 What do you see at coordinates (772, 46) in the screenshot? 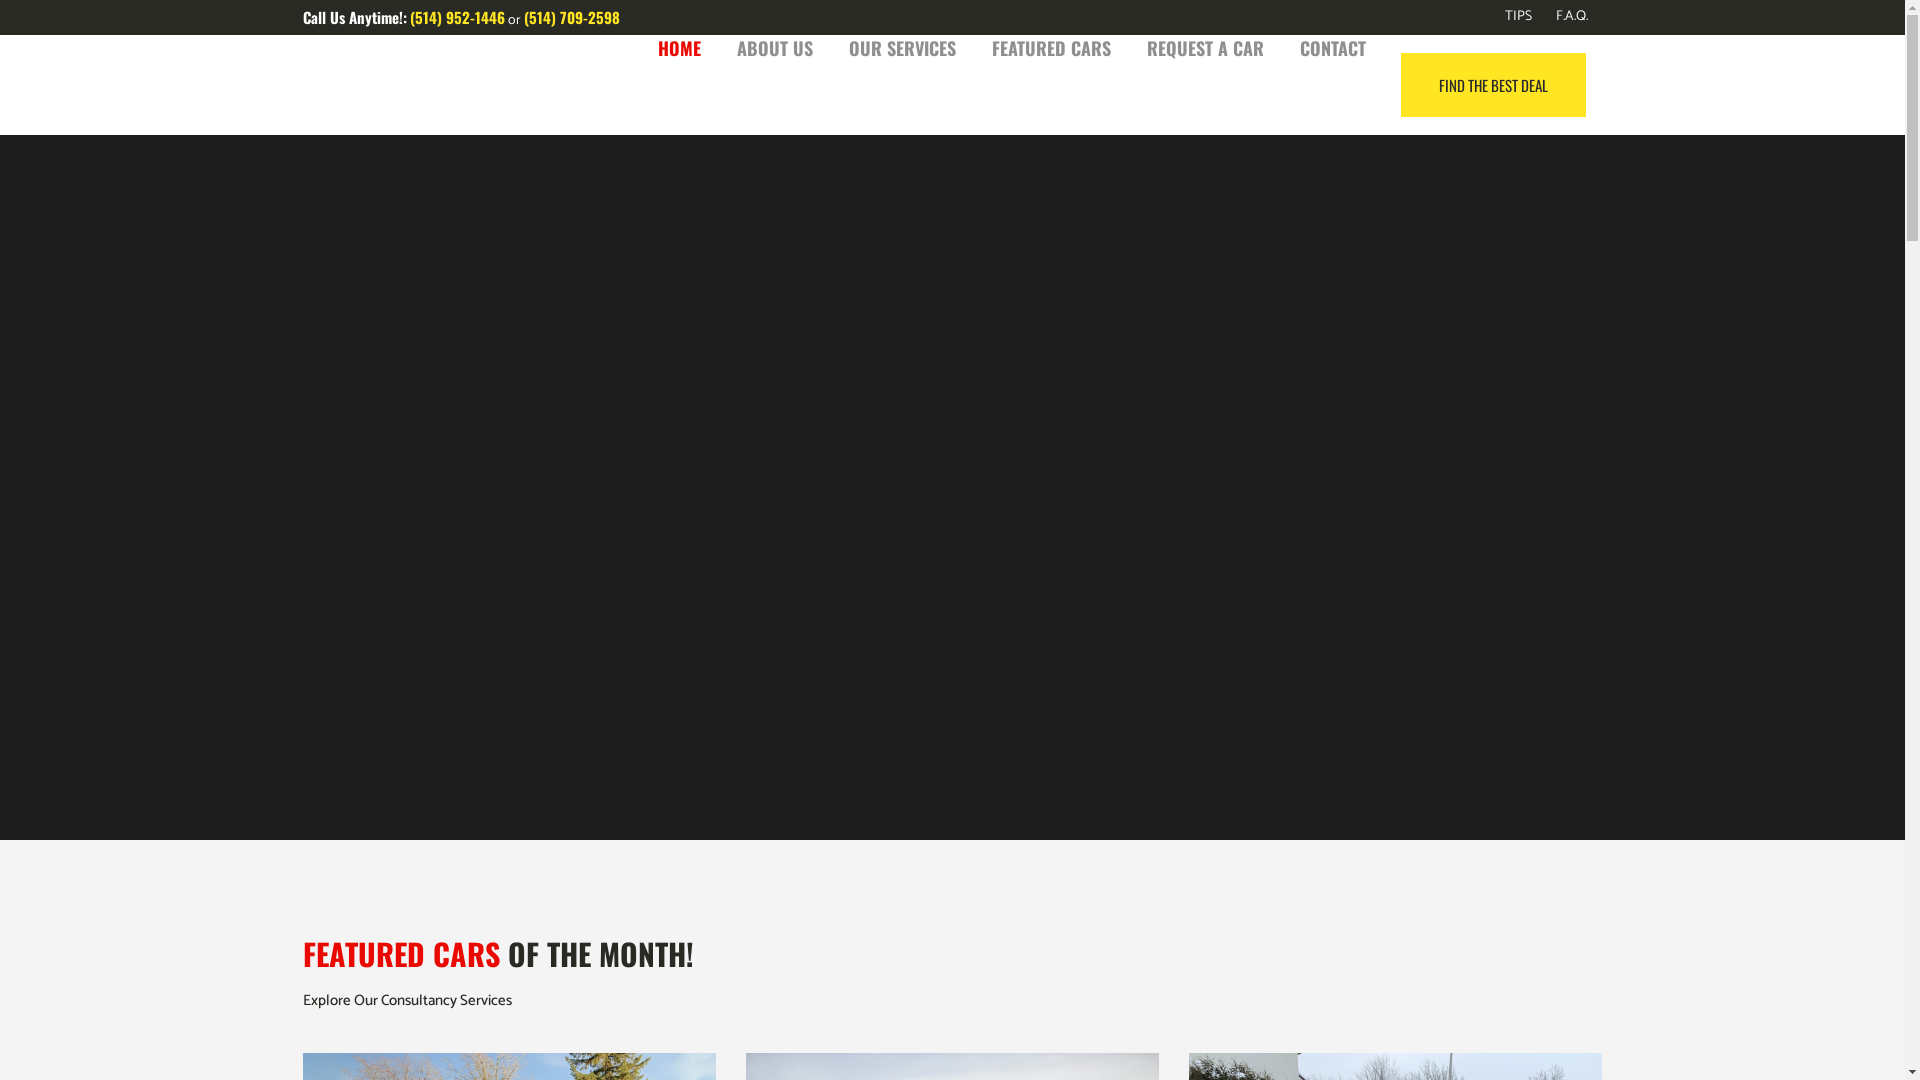
I see `'ABOUT US'` at bounding box center [772, 46].